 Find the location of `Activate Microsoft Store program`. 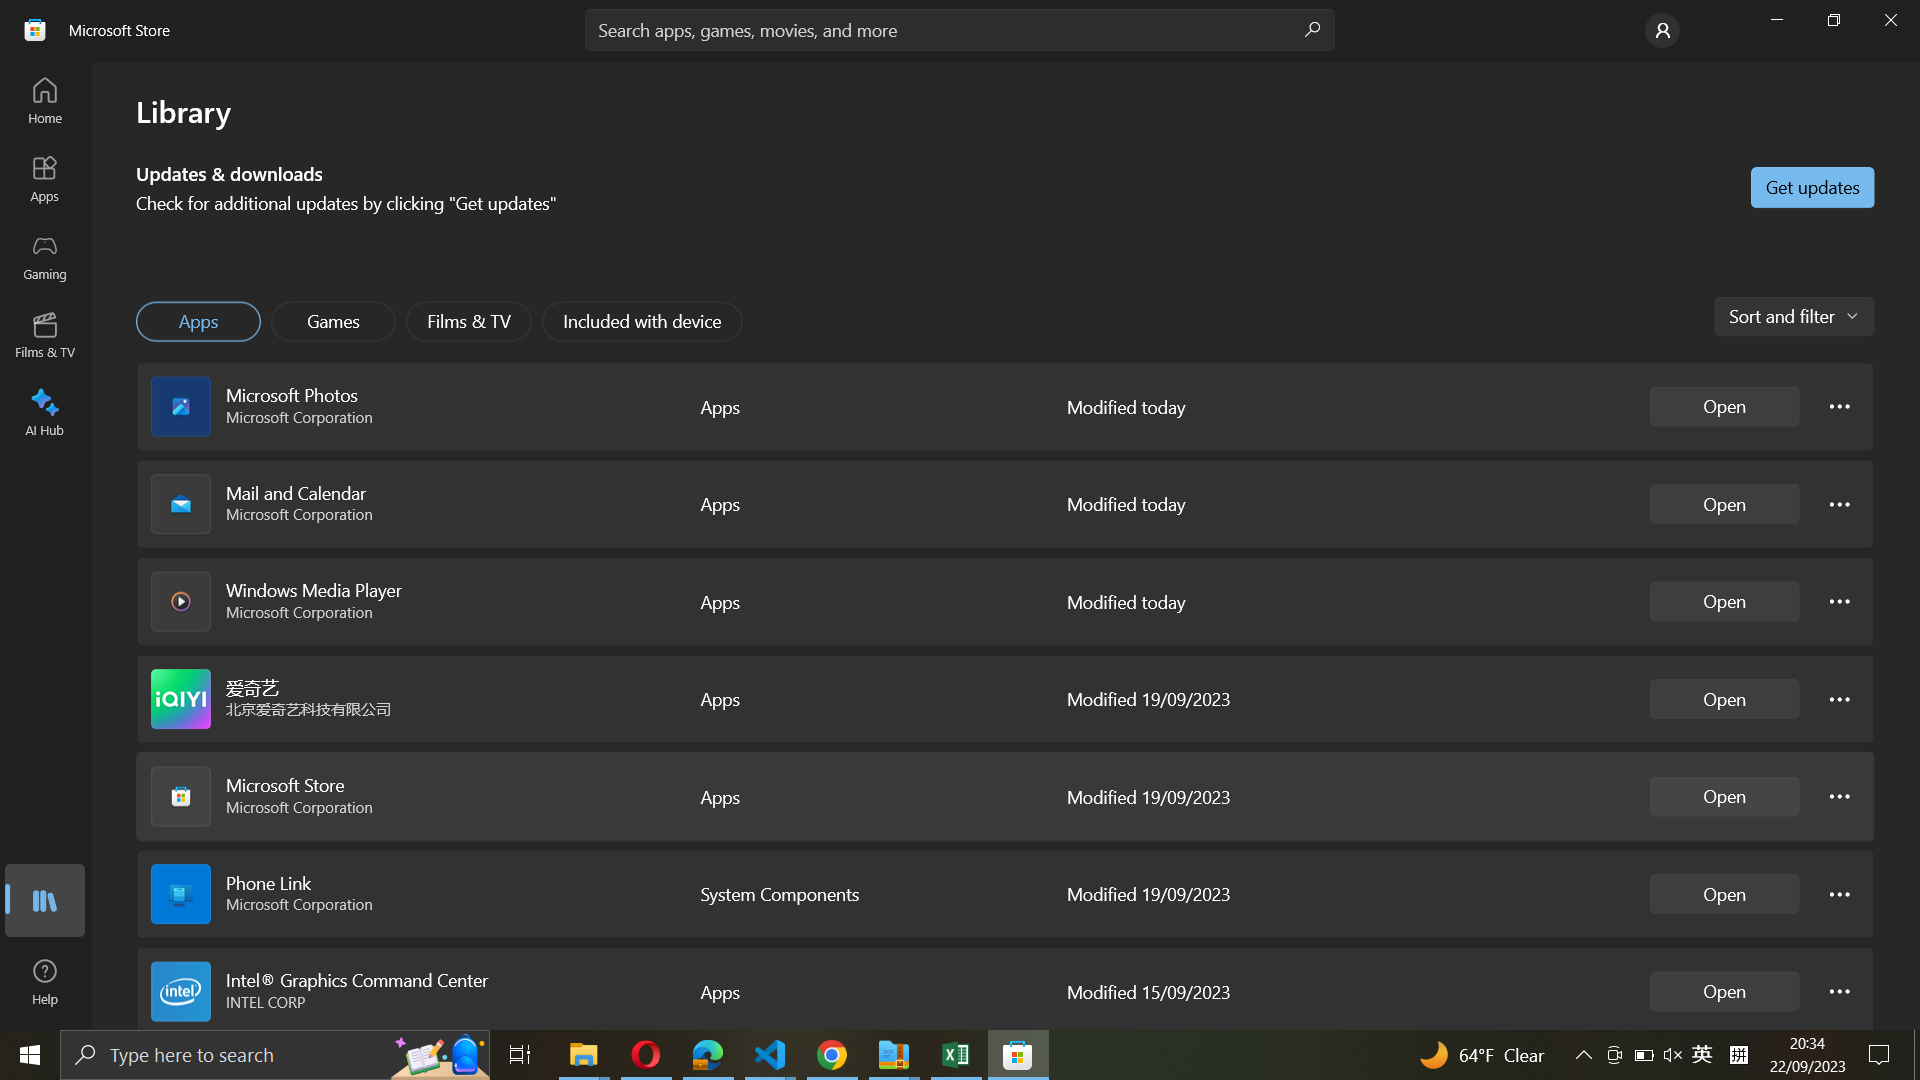

Activate Microsoft Store program is located at coordinates (1724, 796).